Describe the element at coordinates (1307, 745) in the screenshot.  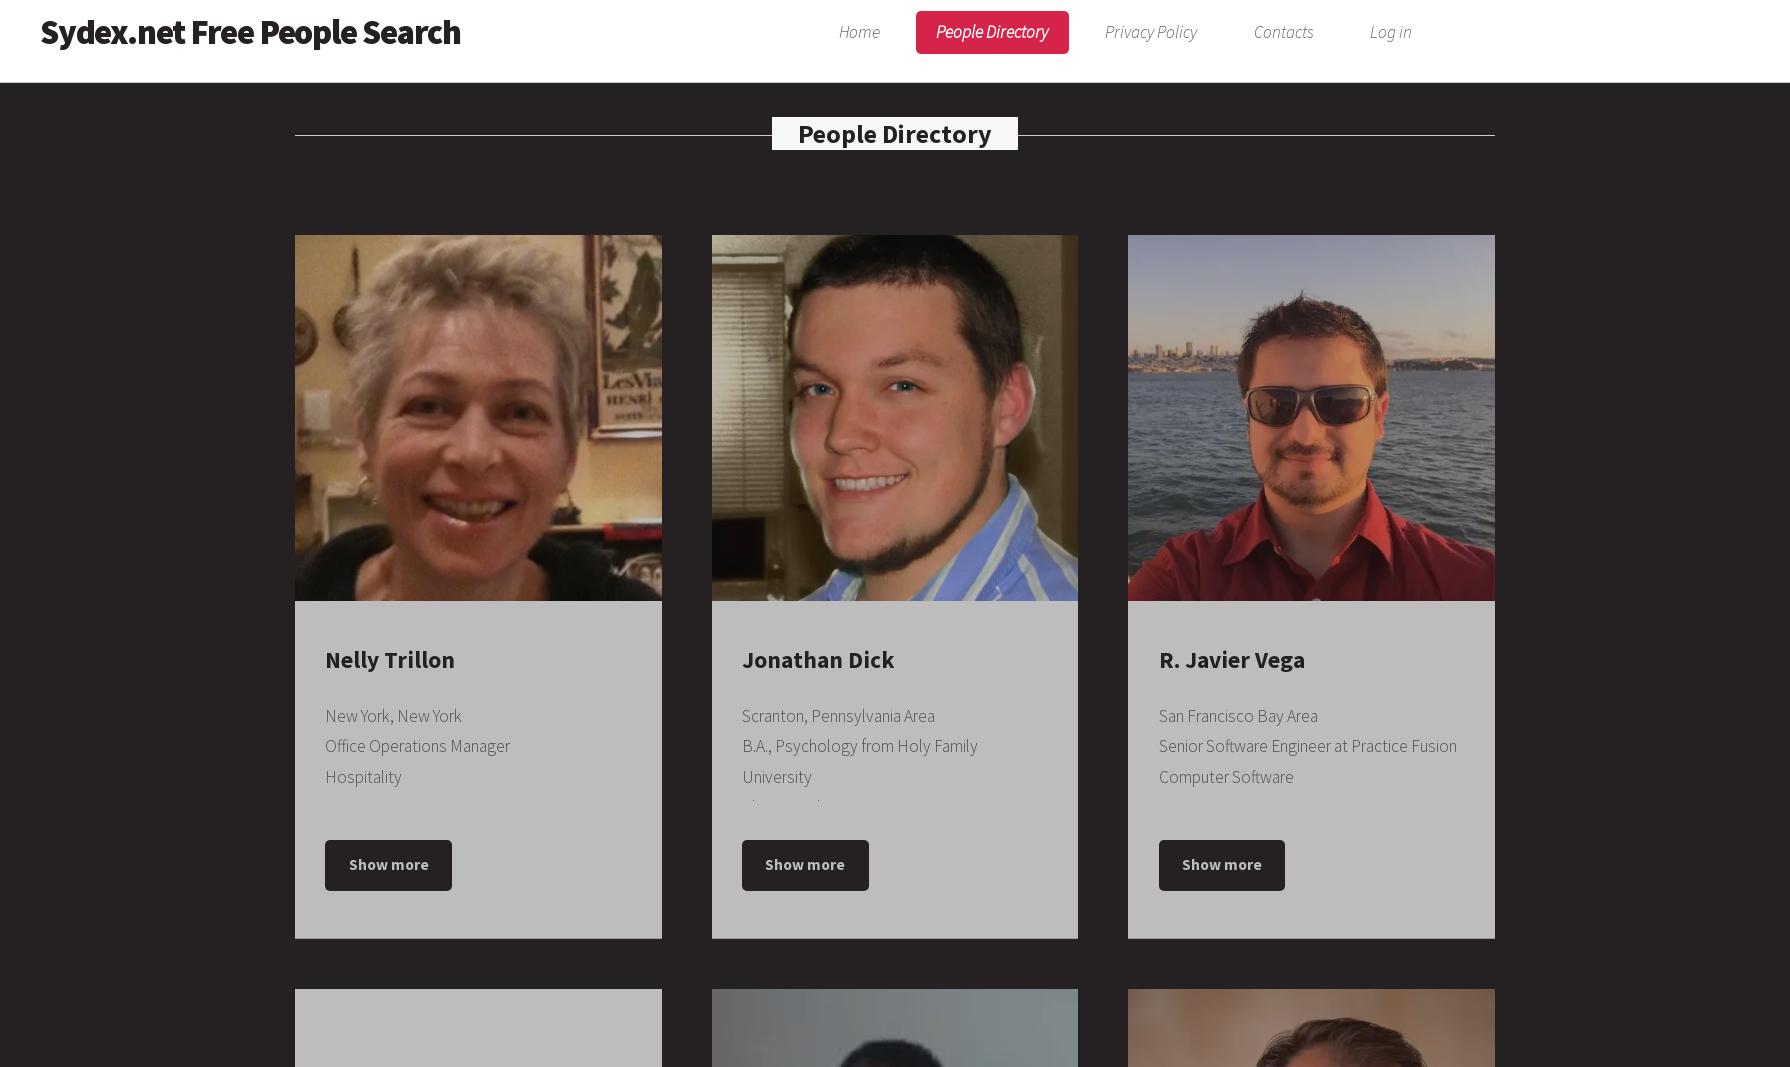
I see `'Senior Software Engineer at Practice Fusion'` at that location.